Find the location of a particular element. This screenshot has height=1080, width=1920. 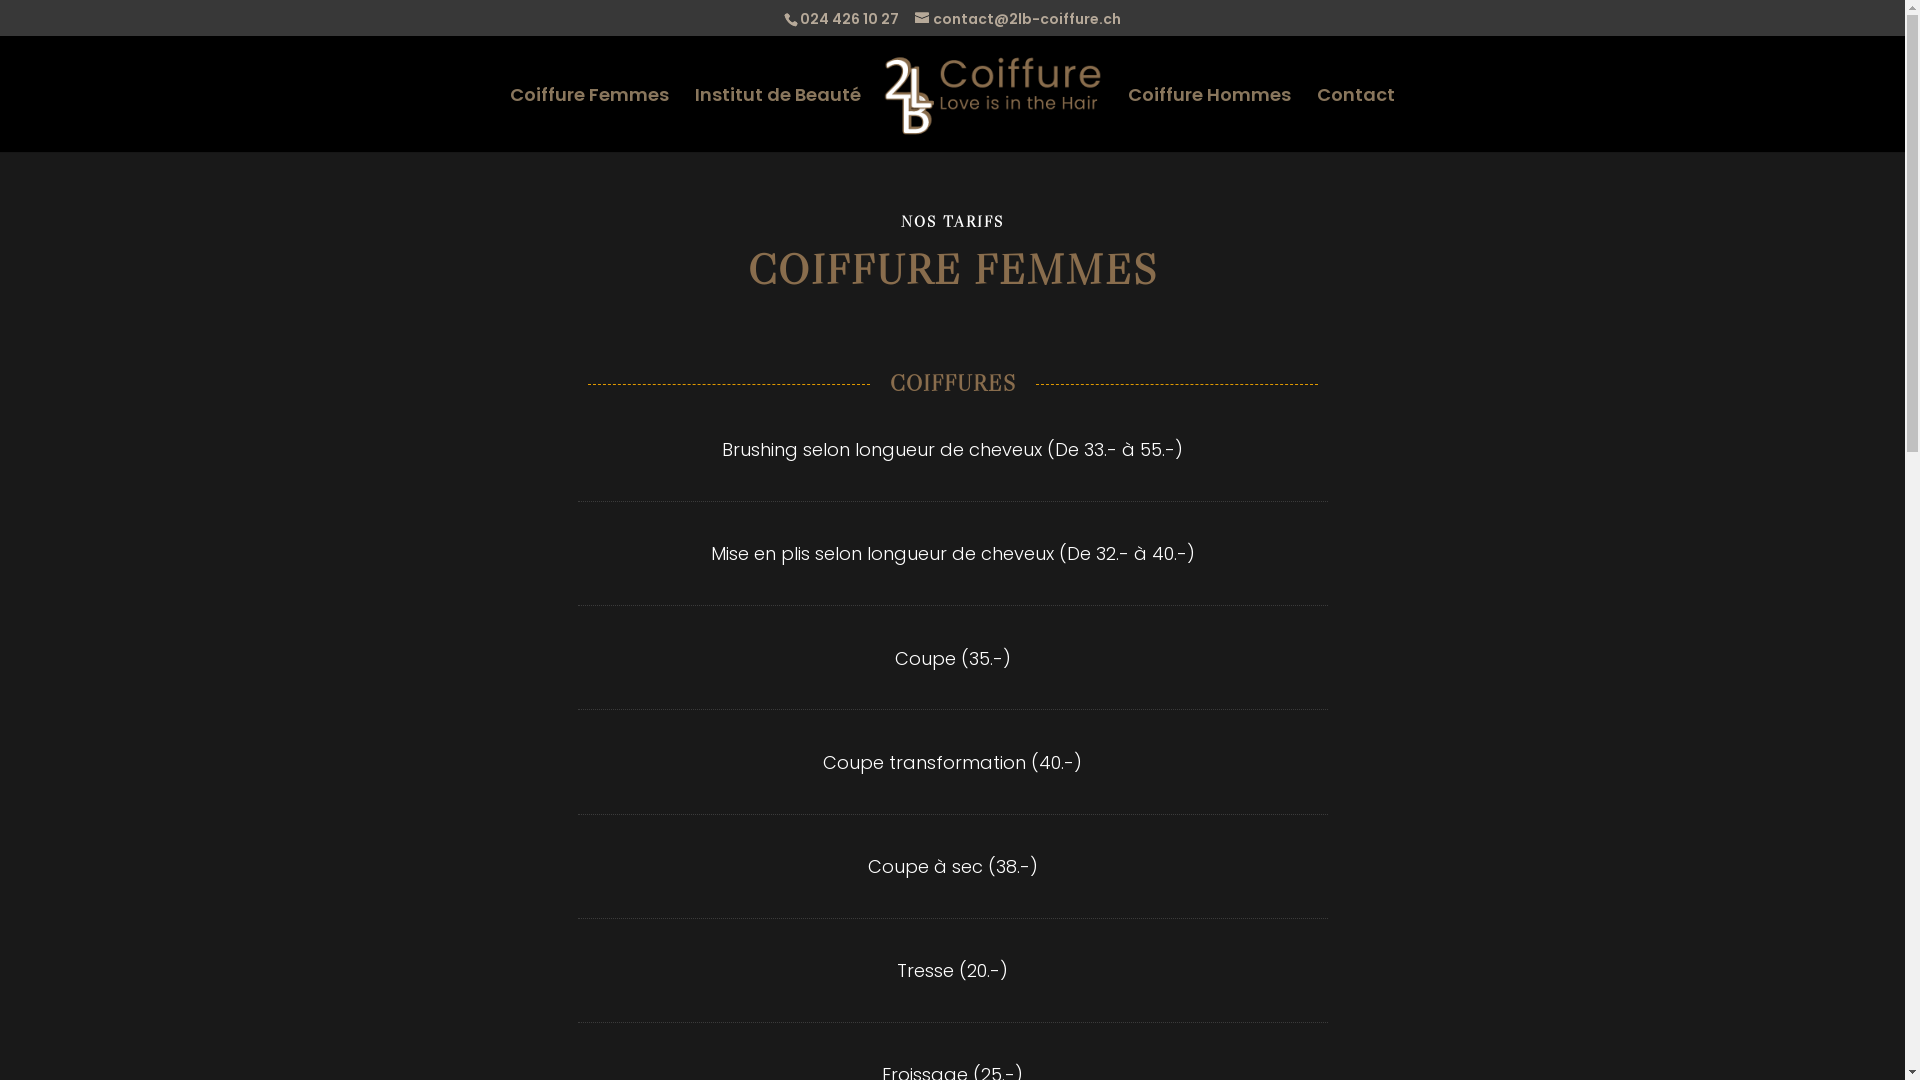

'contact@2lb-coiffure.ch' is located at coordinates (914, 18).